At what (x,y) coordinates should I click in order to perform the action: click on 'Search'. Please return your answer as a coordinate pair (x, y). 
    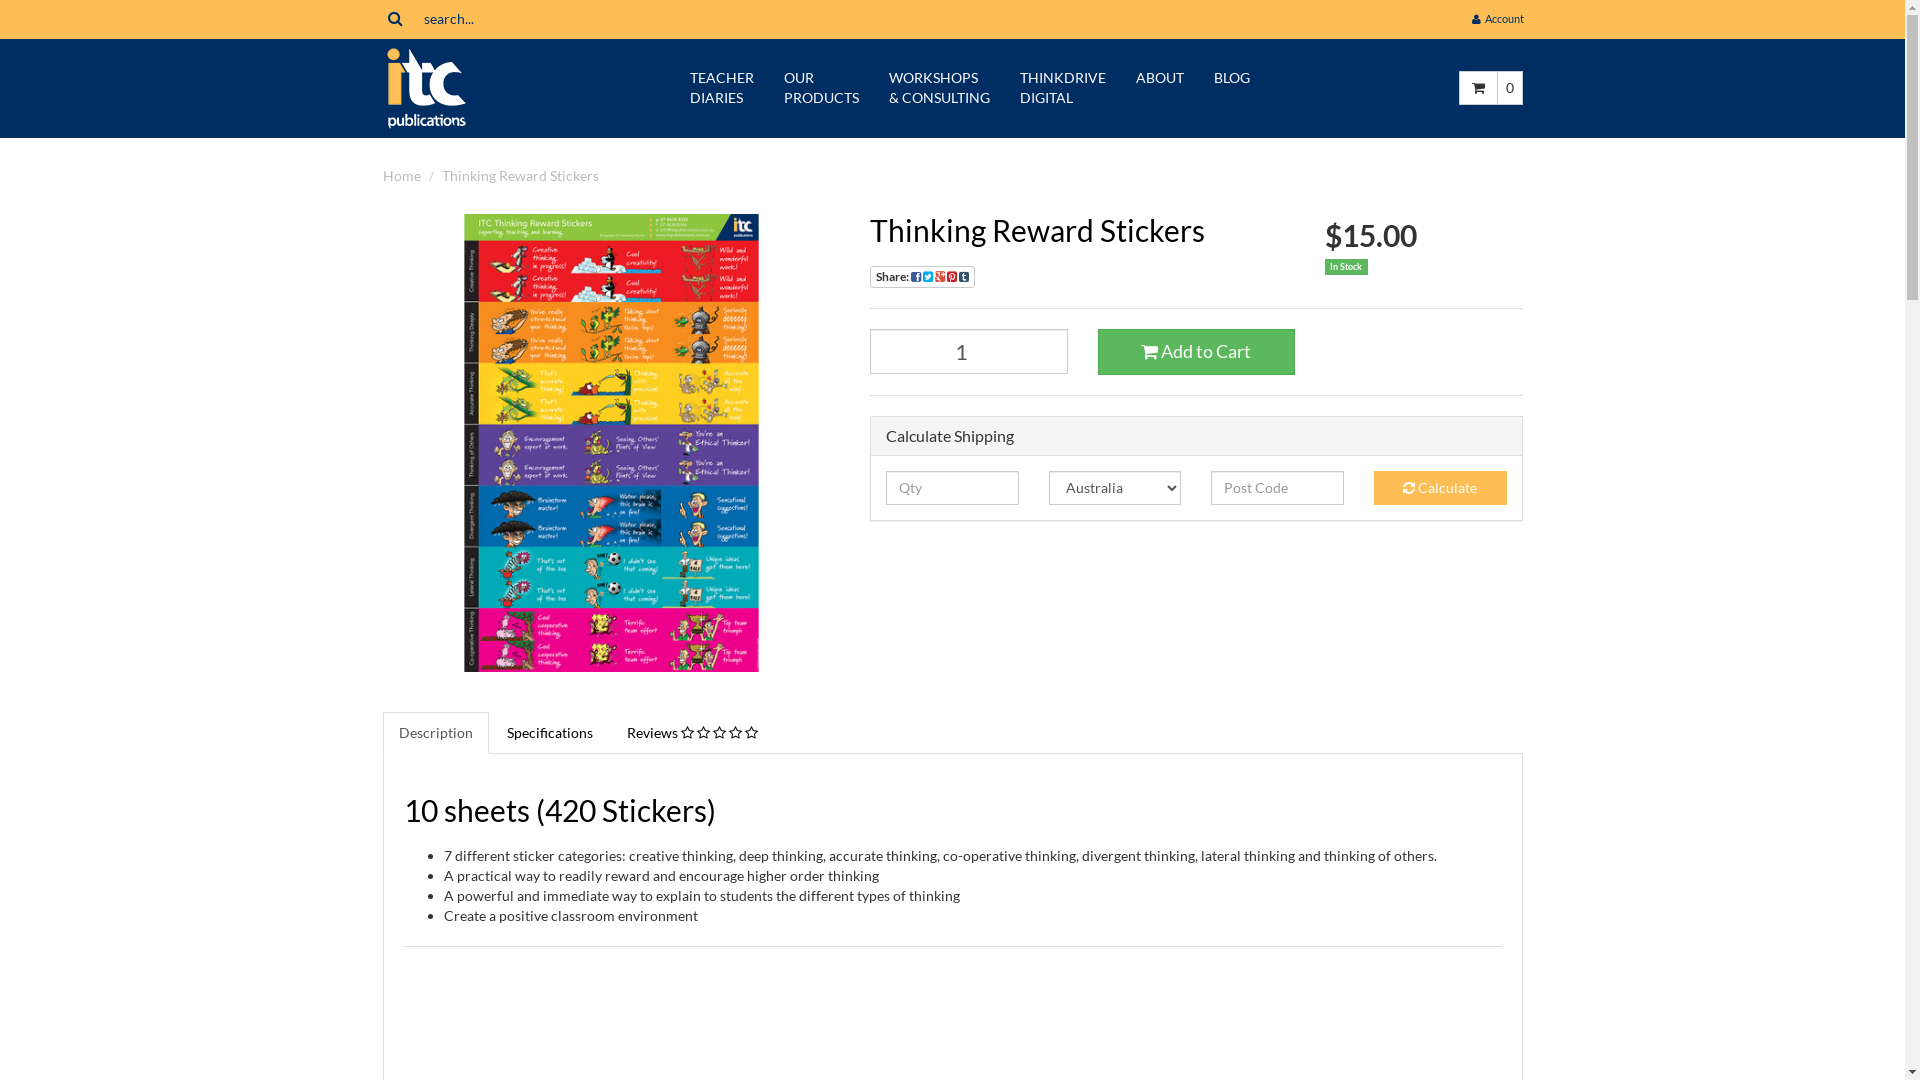
    Looking at the image, I should click on (394, 18).